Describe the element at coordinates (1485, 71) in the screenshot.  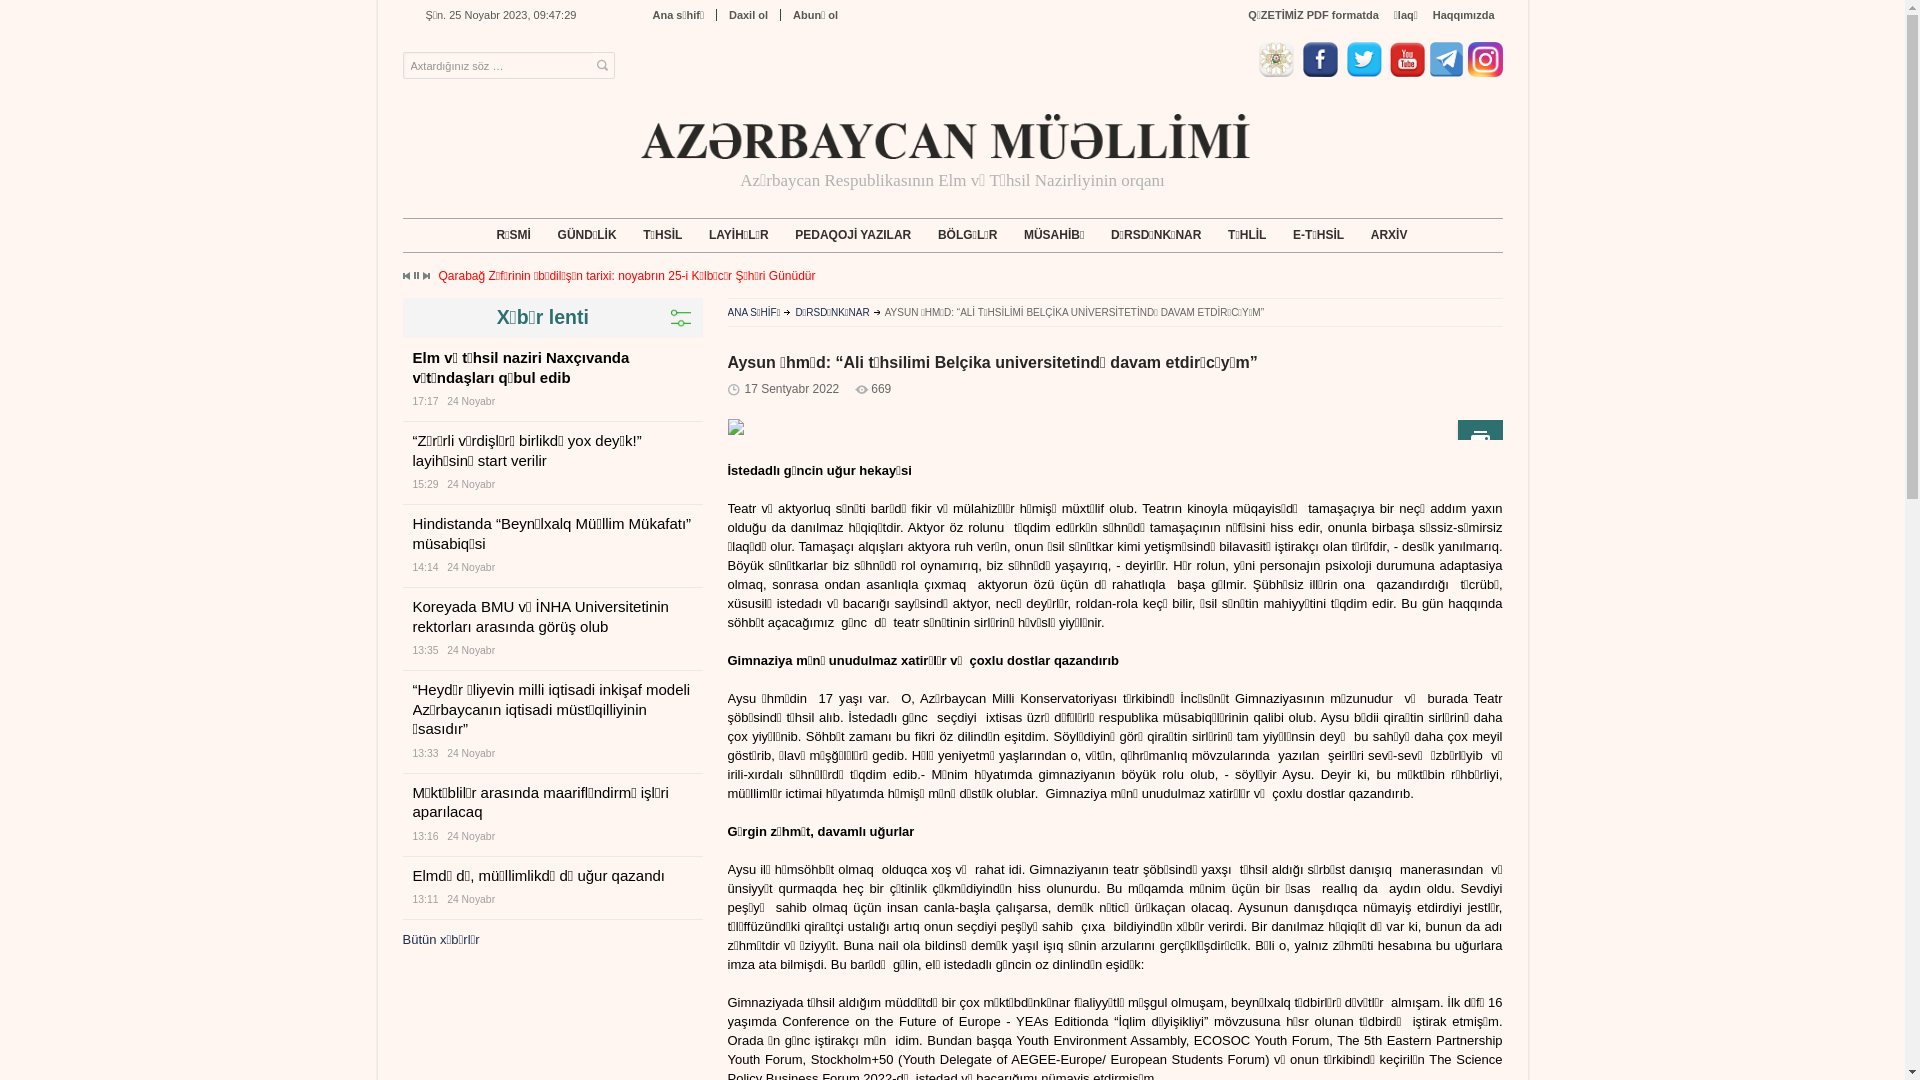
I see `'Instagram'` at that location.